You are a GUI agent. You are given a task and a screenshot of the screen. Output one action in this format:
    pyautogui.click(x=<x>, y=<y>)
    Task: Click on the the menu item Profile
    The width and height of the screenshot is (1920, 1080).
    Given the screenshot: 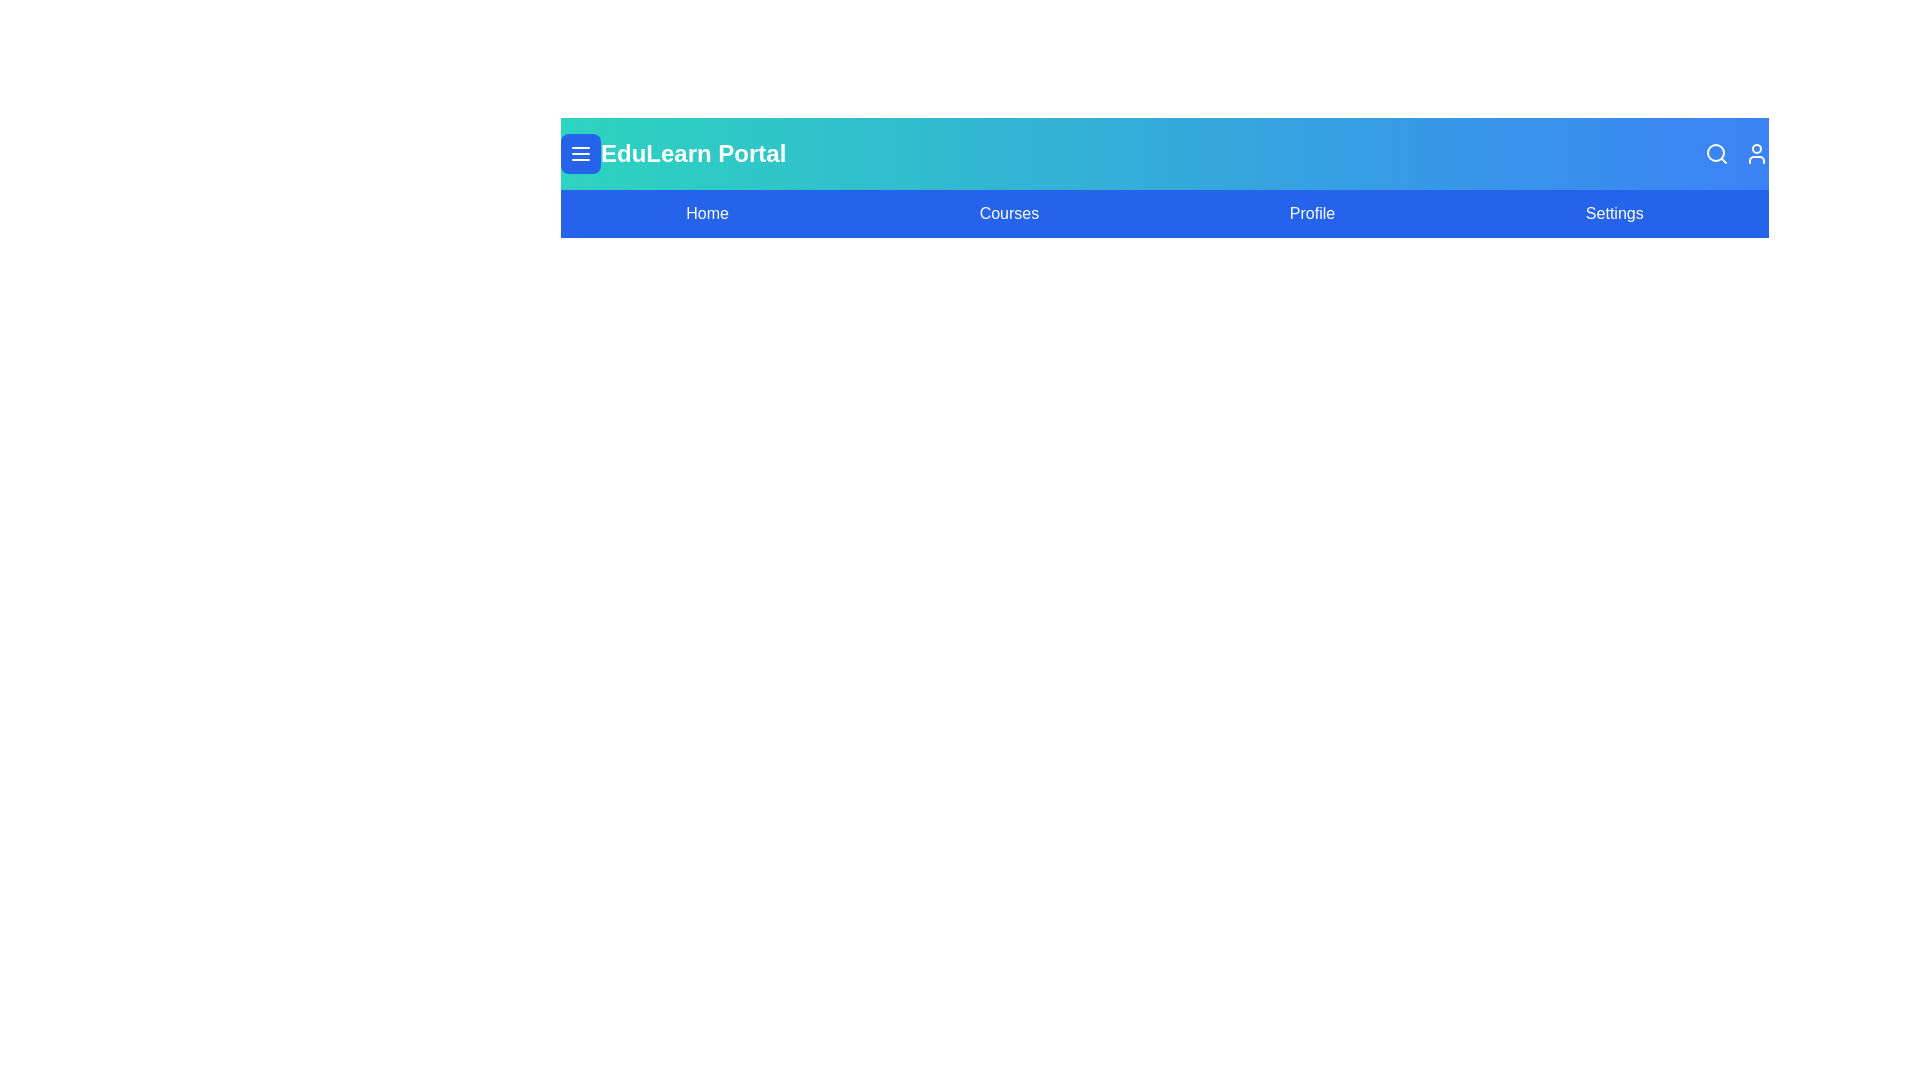 What is the action you would take?
    pyautogui.click(x=1311, y=213)
    